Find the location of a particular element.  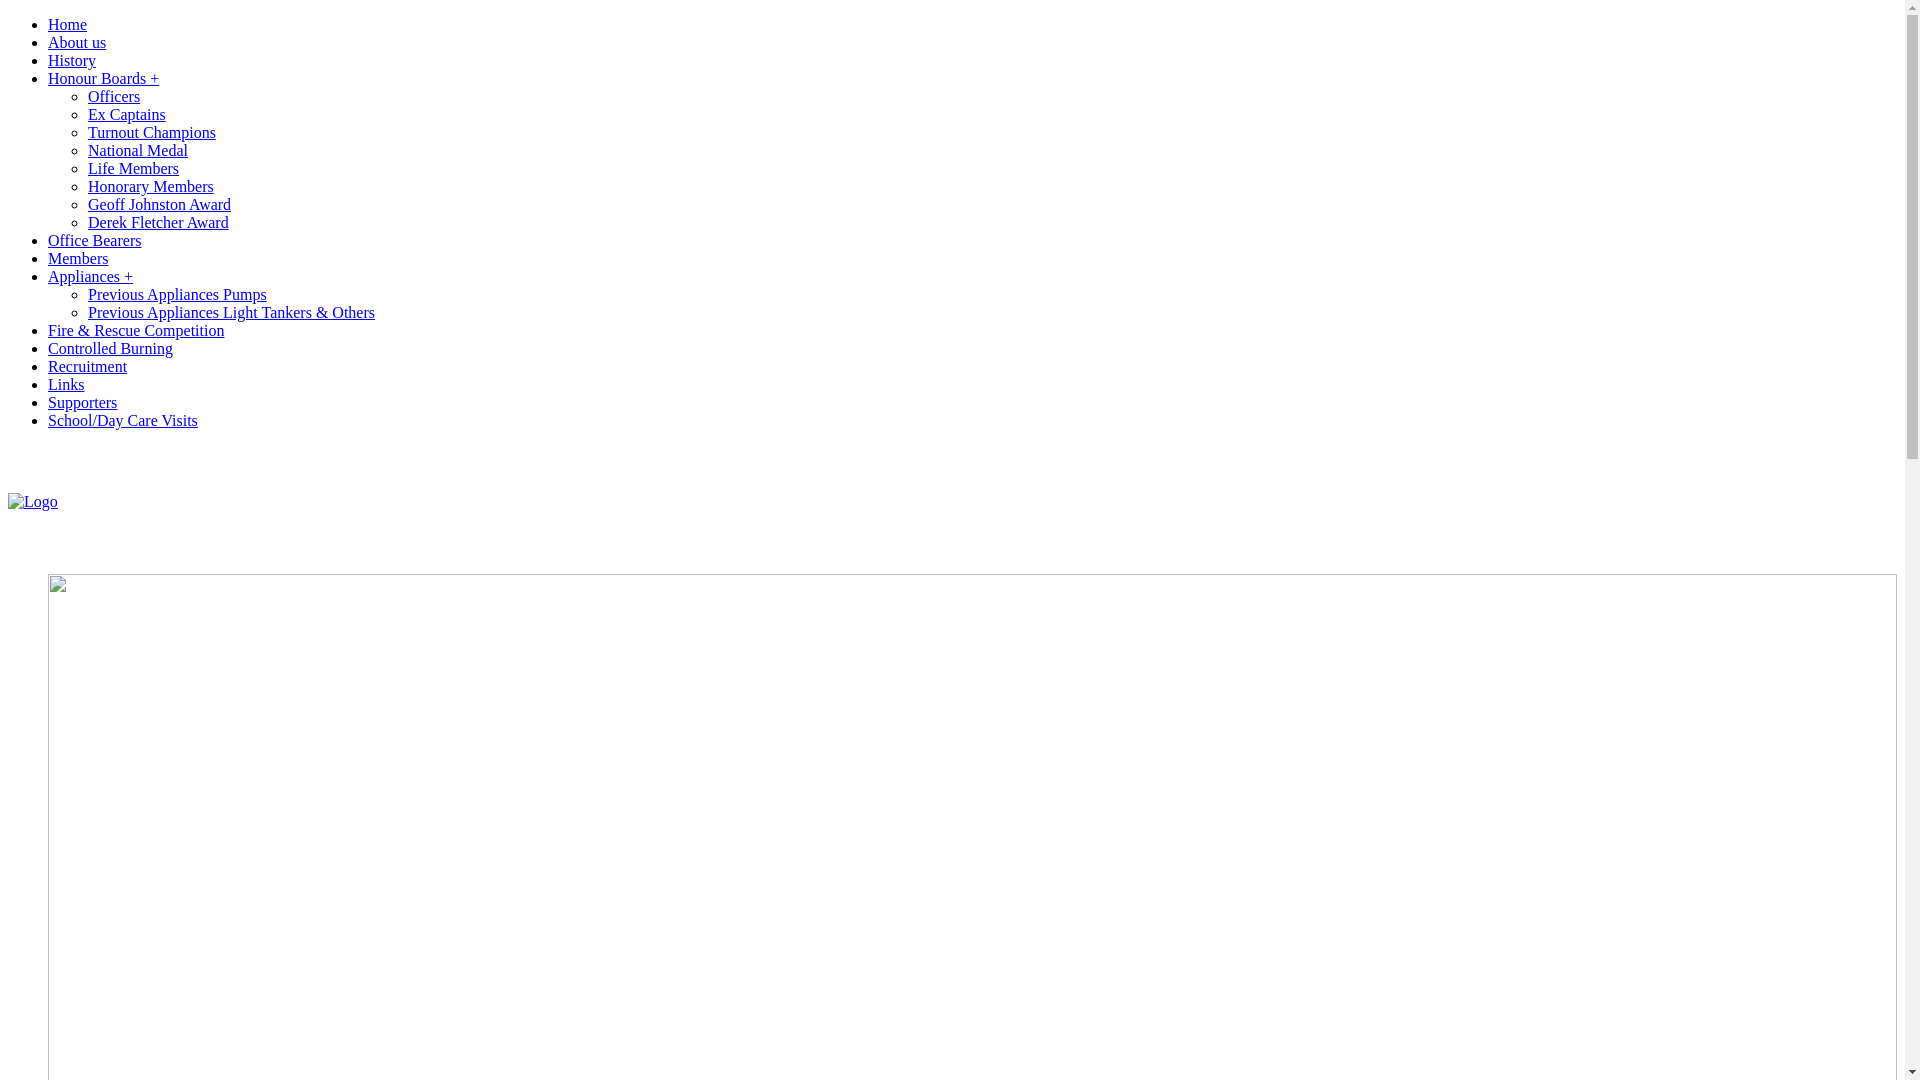

'Turnout Champions' is located at coordinates (151, 132).